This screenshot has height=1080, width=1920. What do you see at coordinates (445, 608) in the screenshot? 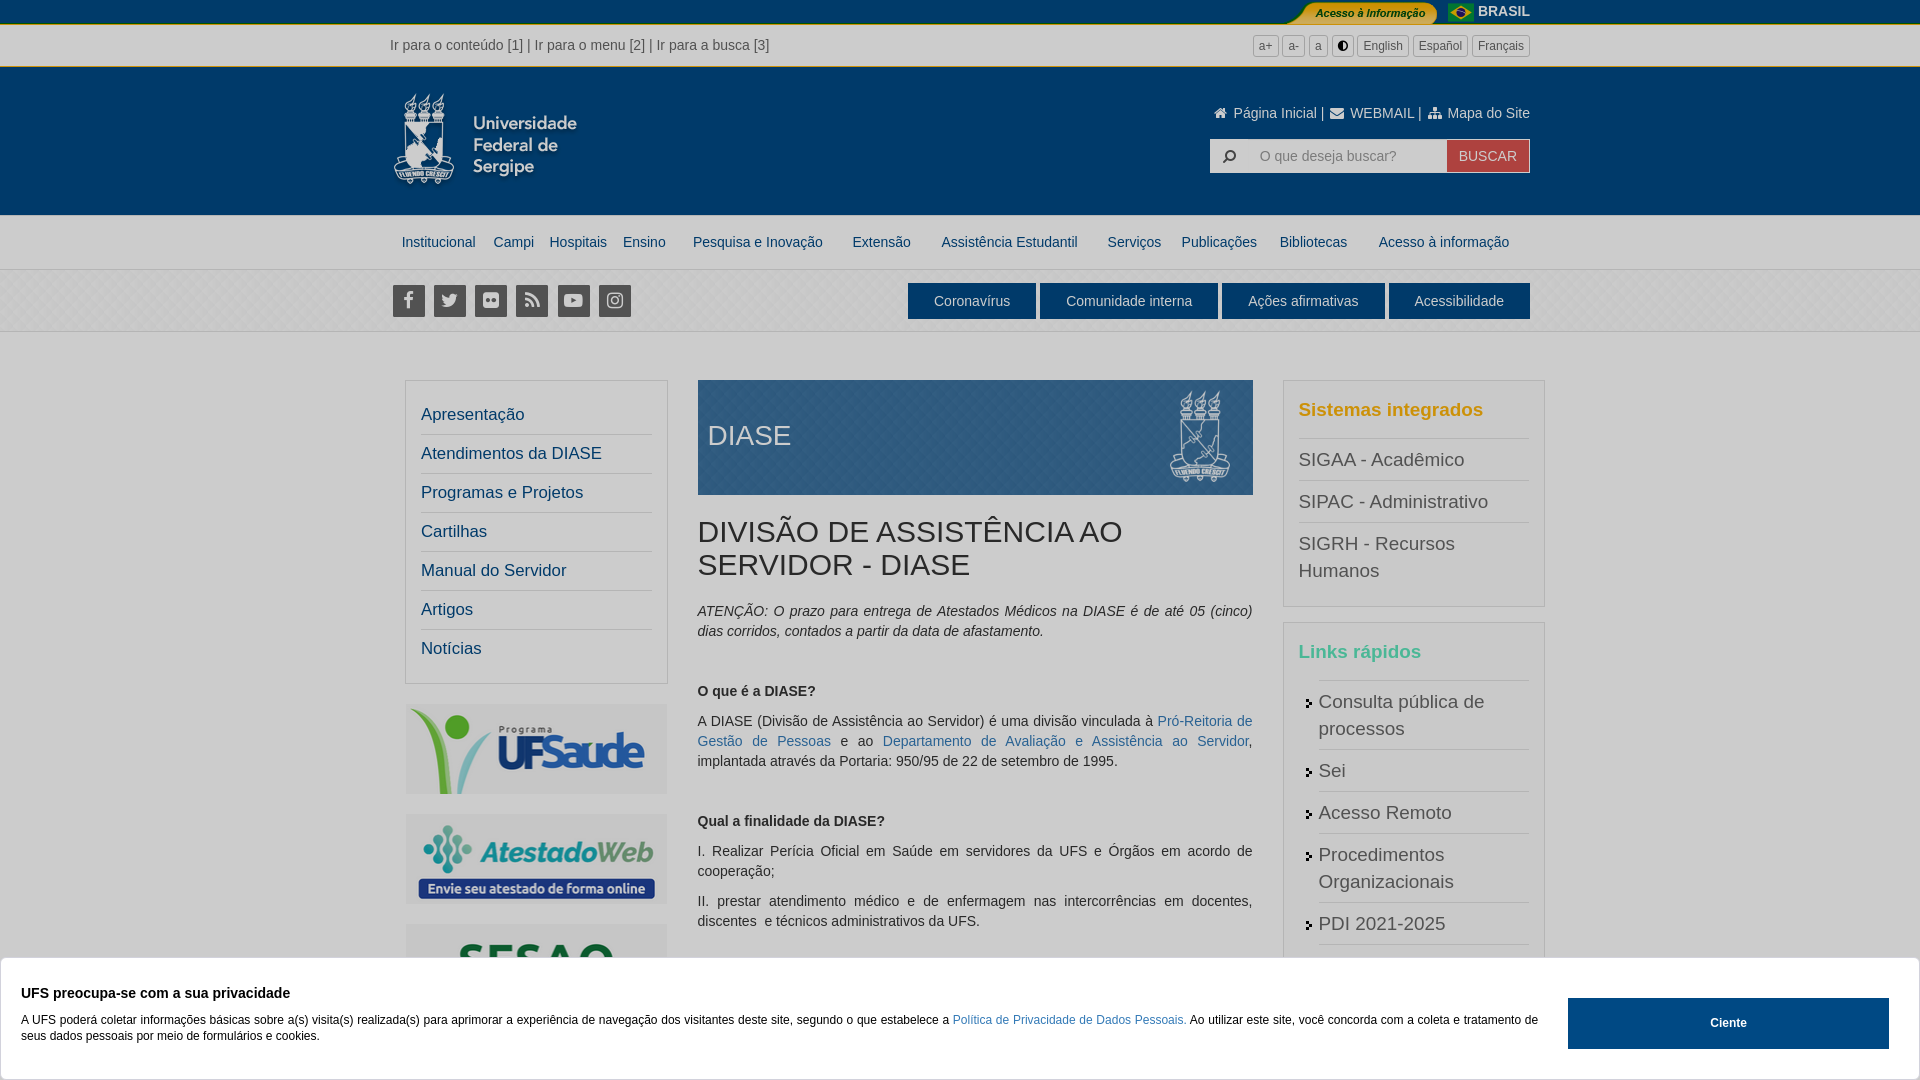
I see `'Artigos'` at bounding box center [445, 608].